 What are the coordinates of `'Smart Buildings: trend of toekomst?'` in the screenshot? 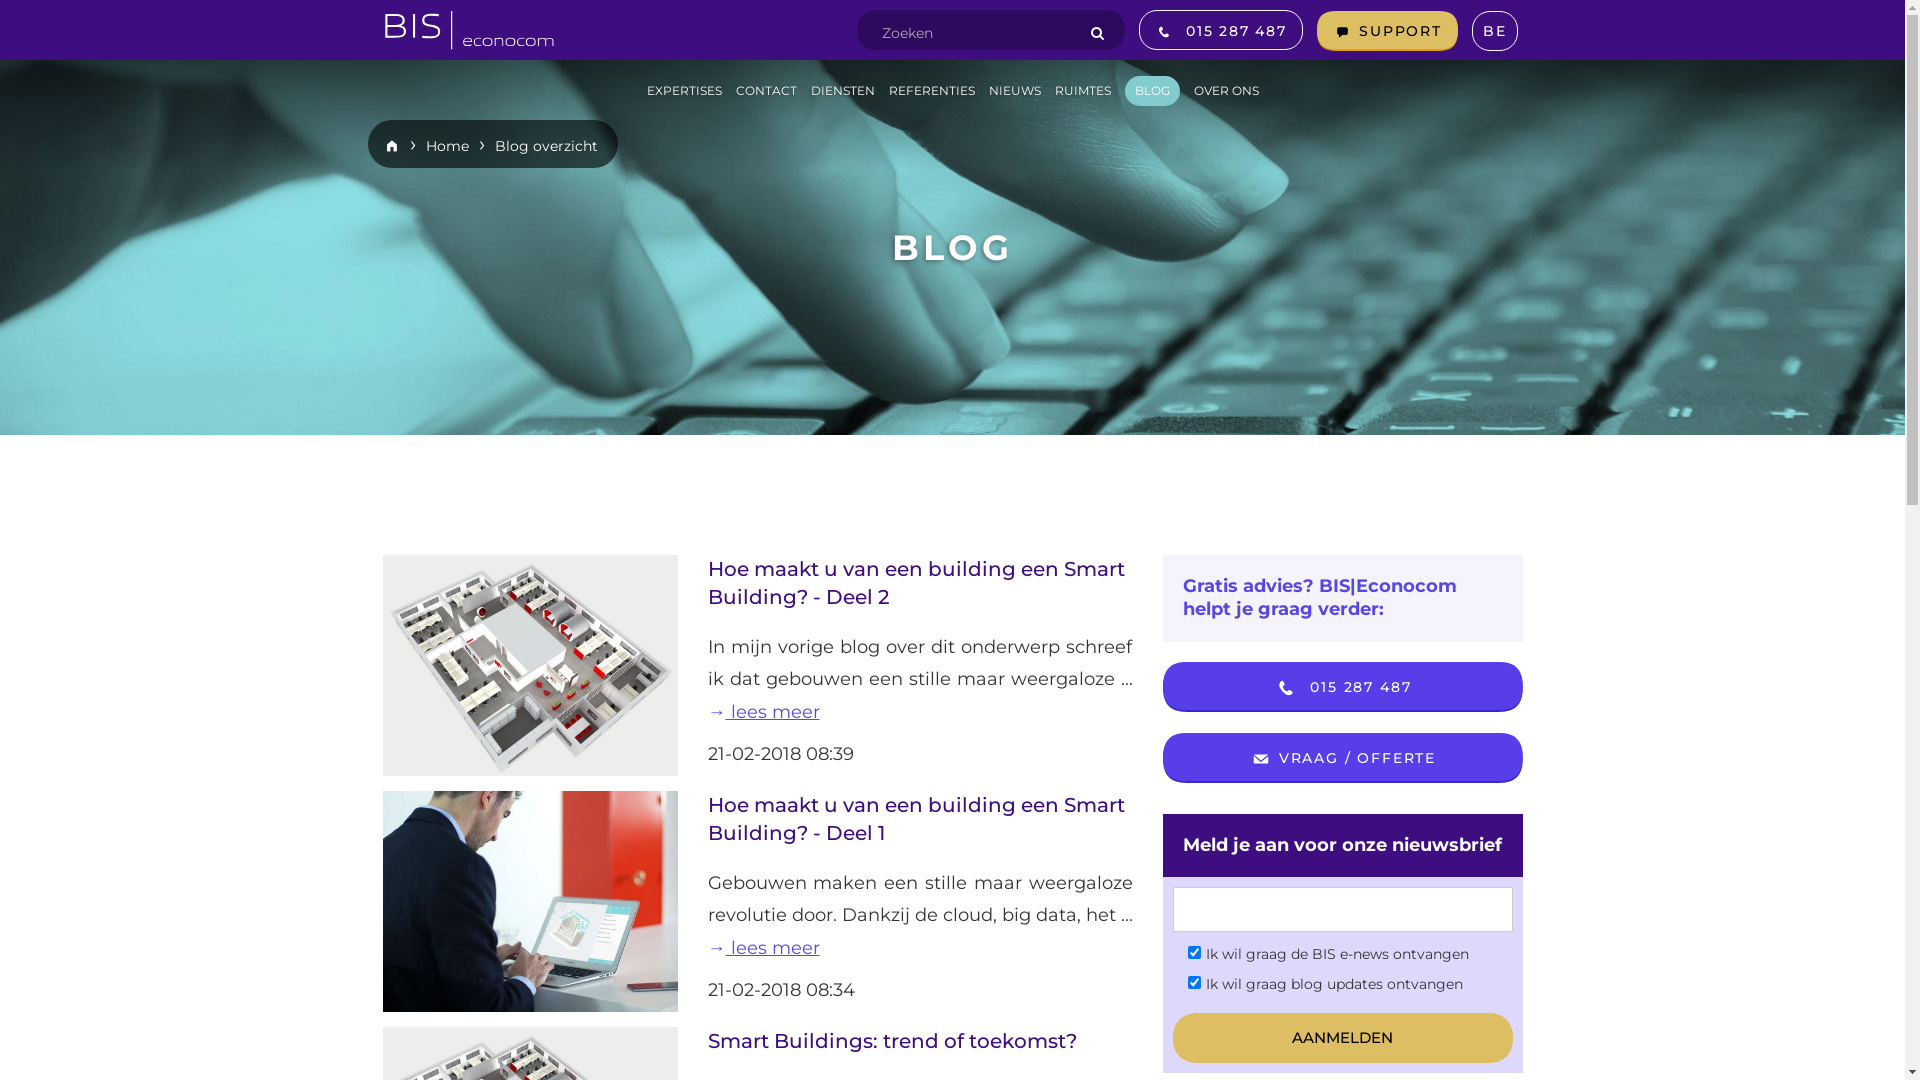 It's located at (891, 1040).